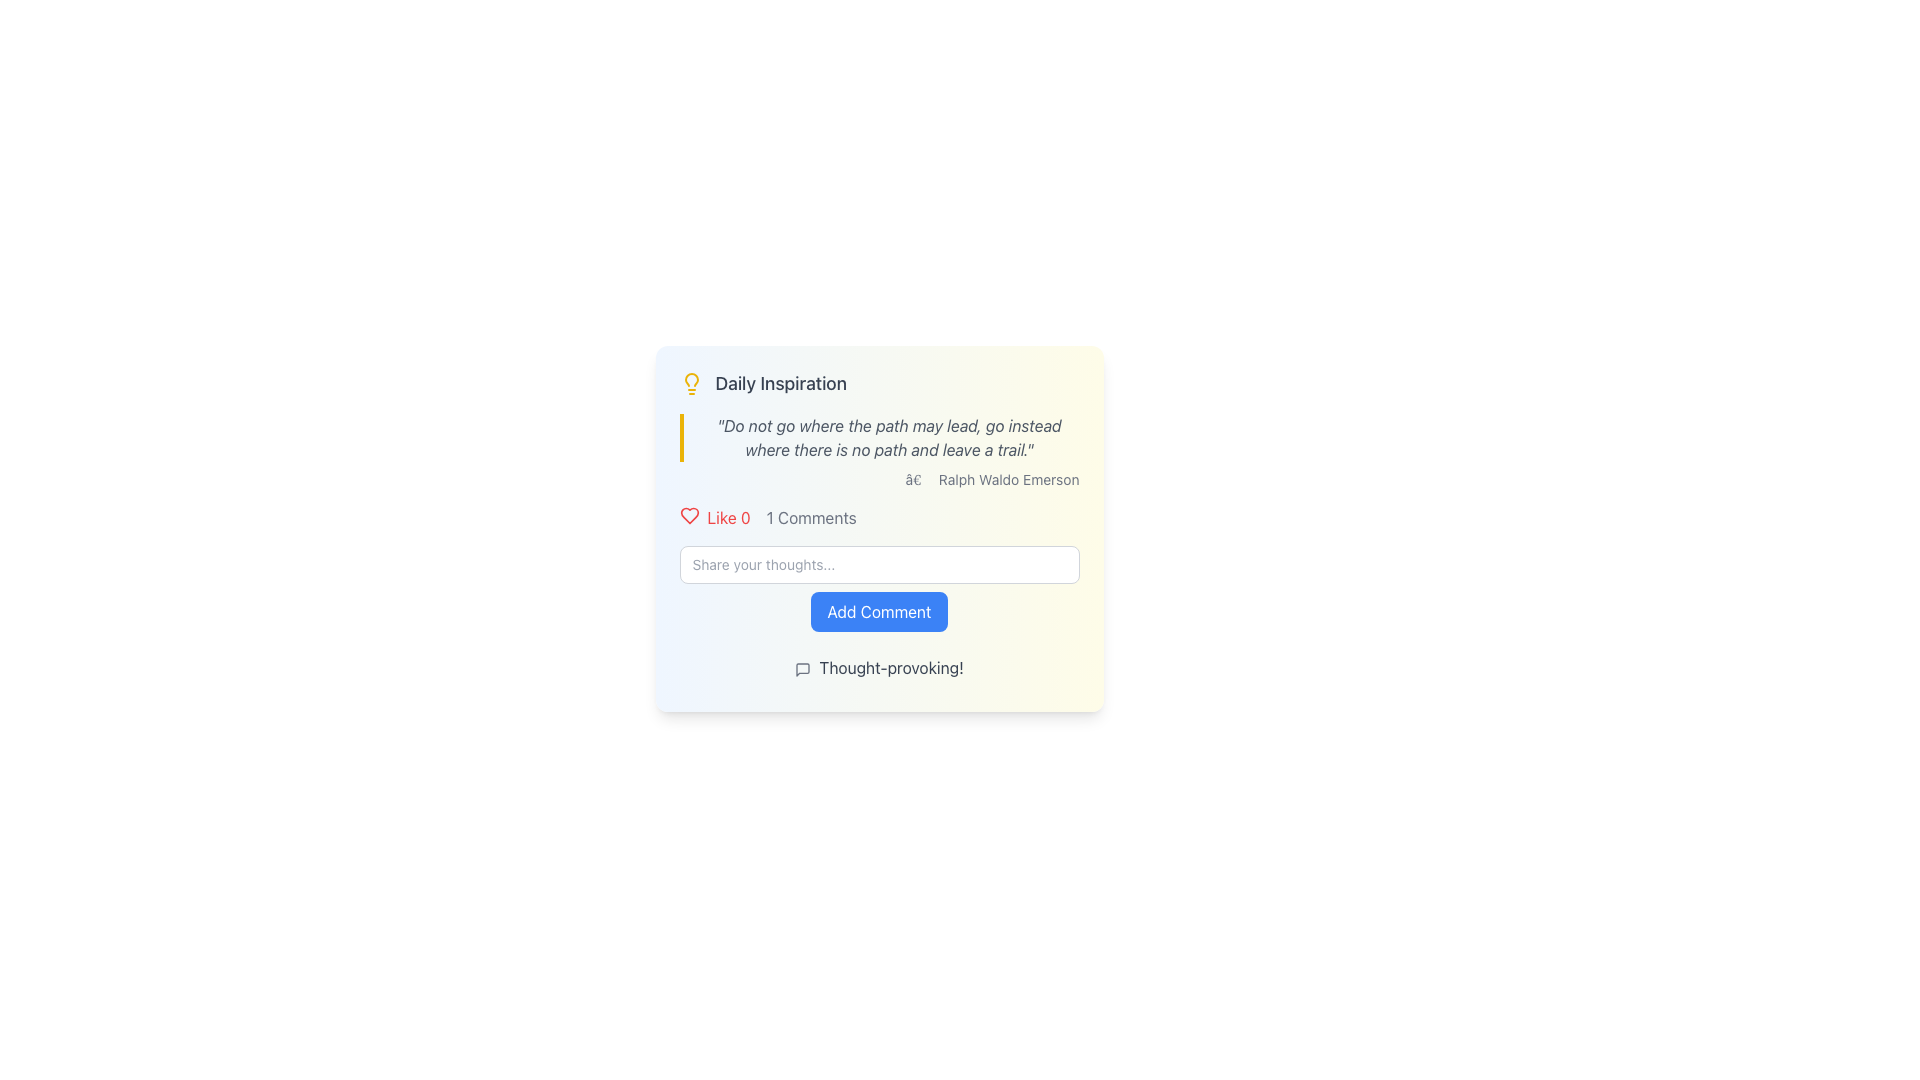  I want to click on the title of the content card, which is a Text Label positioned to the right of a lightbulb icon, located at the top-left of the content card, so click(780, 384).